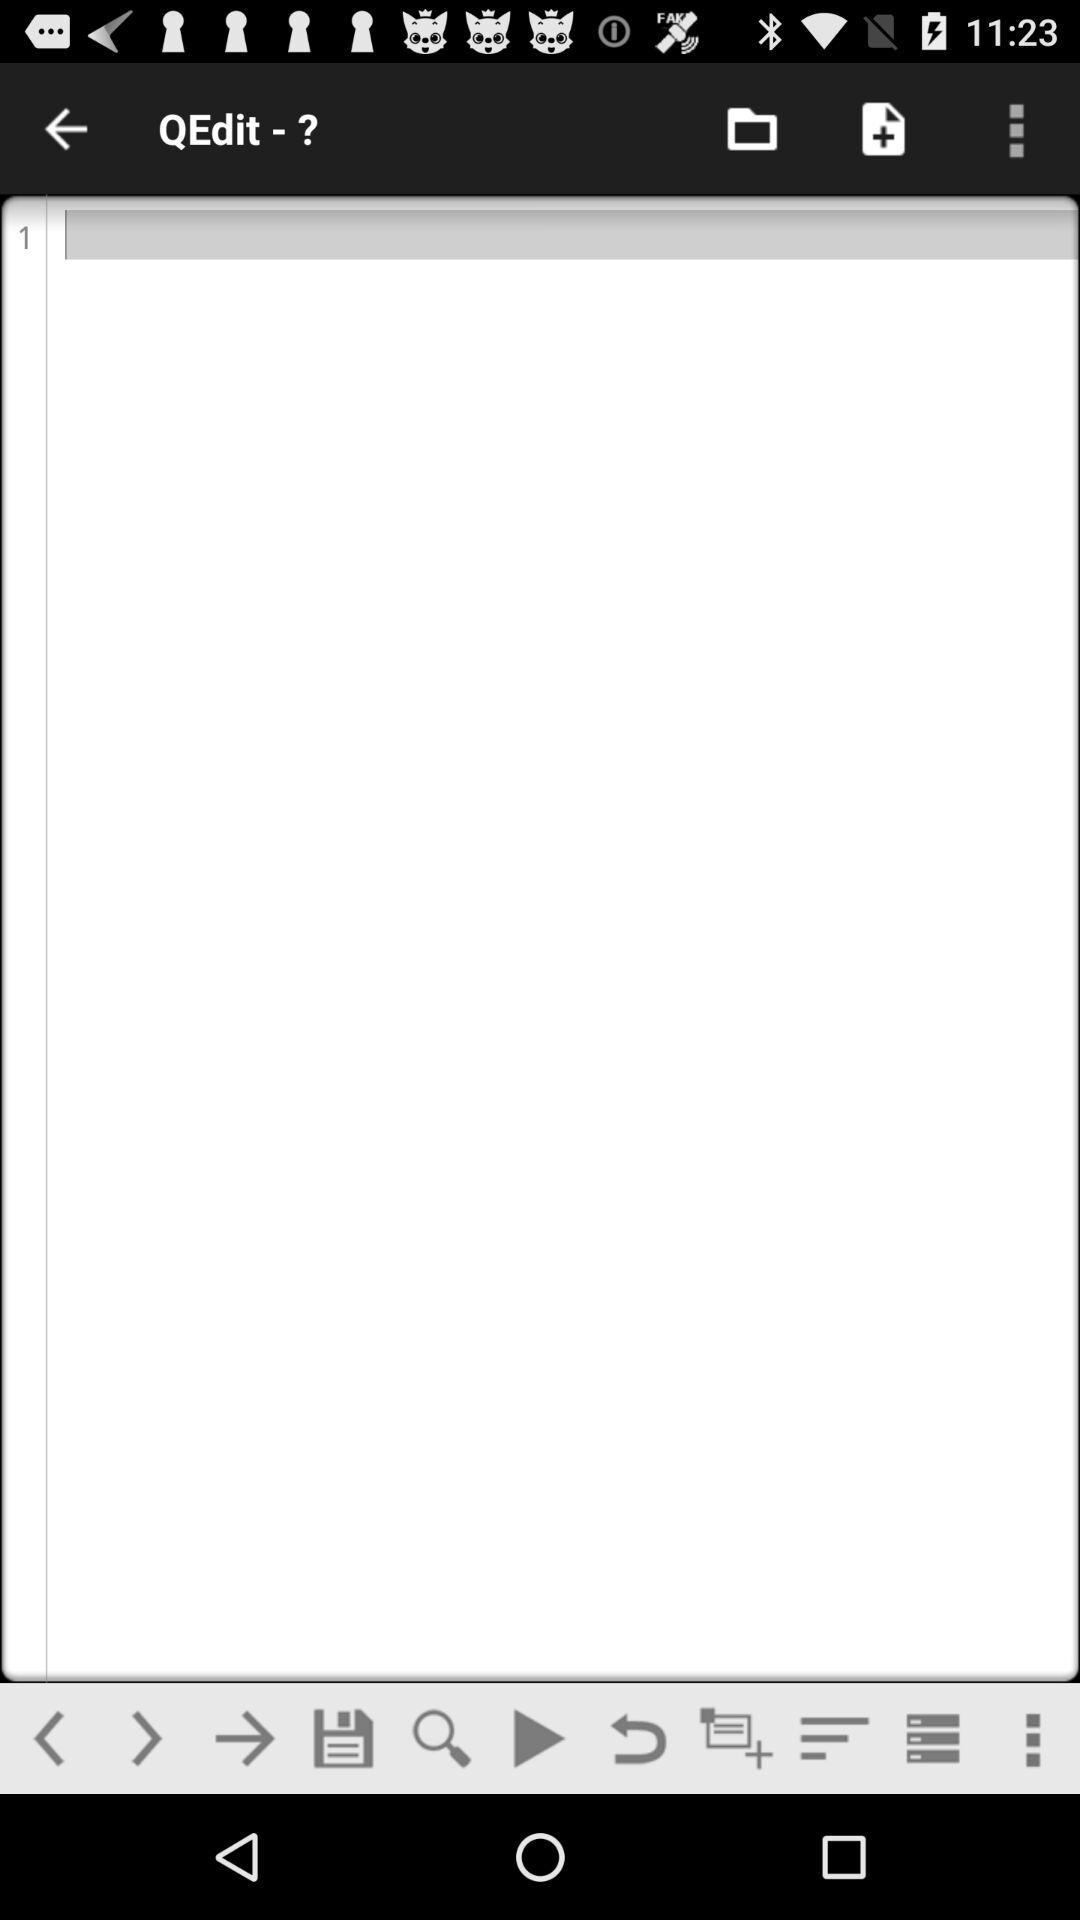  I want to click on edit option, so click(540, 937).